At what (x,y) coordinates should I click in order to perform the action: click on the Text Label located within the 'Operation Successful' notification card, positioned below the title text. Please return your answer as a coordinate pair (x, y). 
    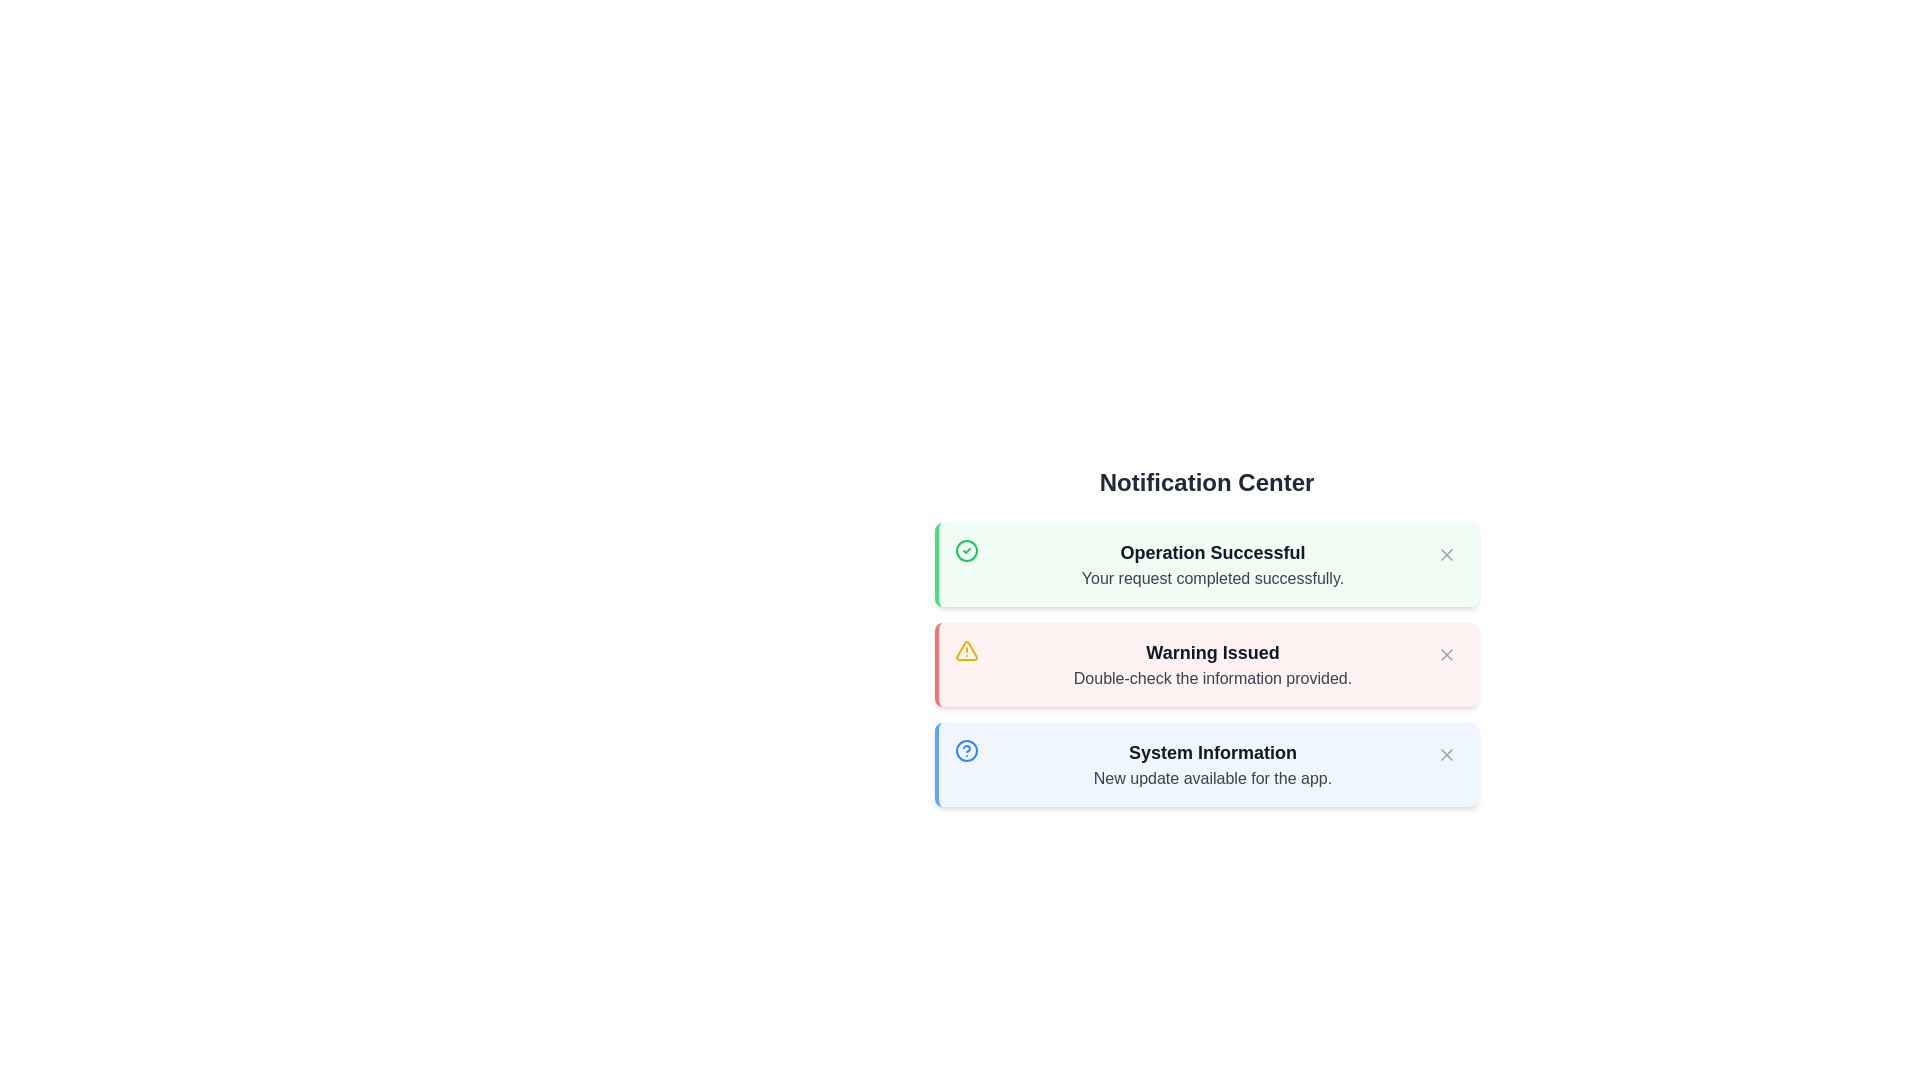
    Looking at the image, I should click on (1212, 578).